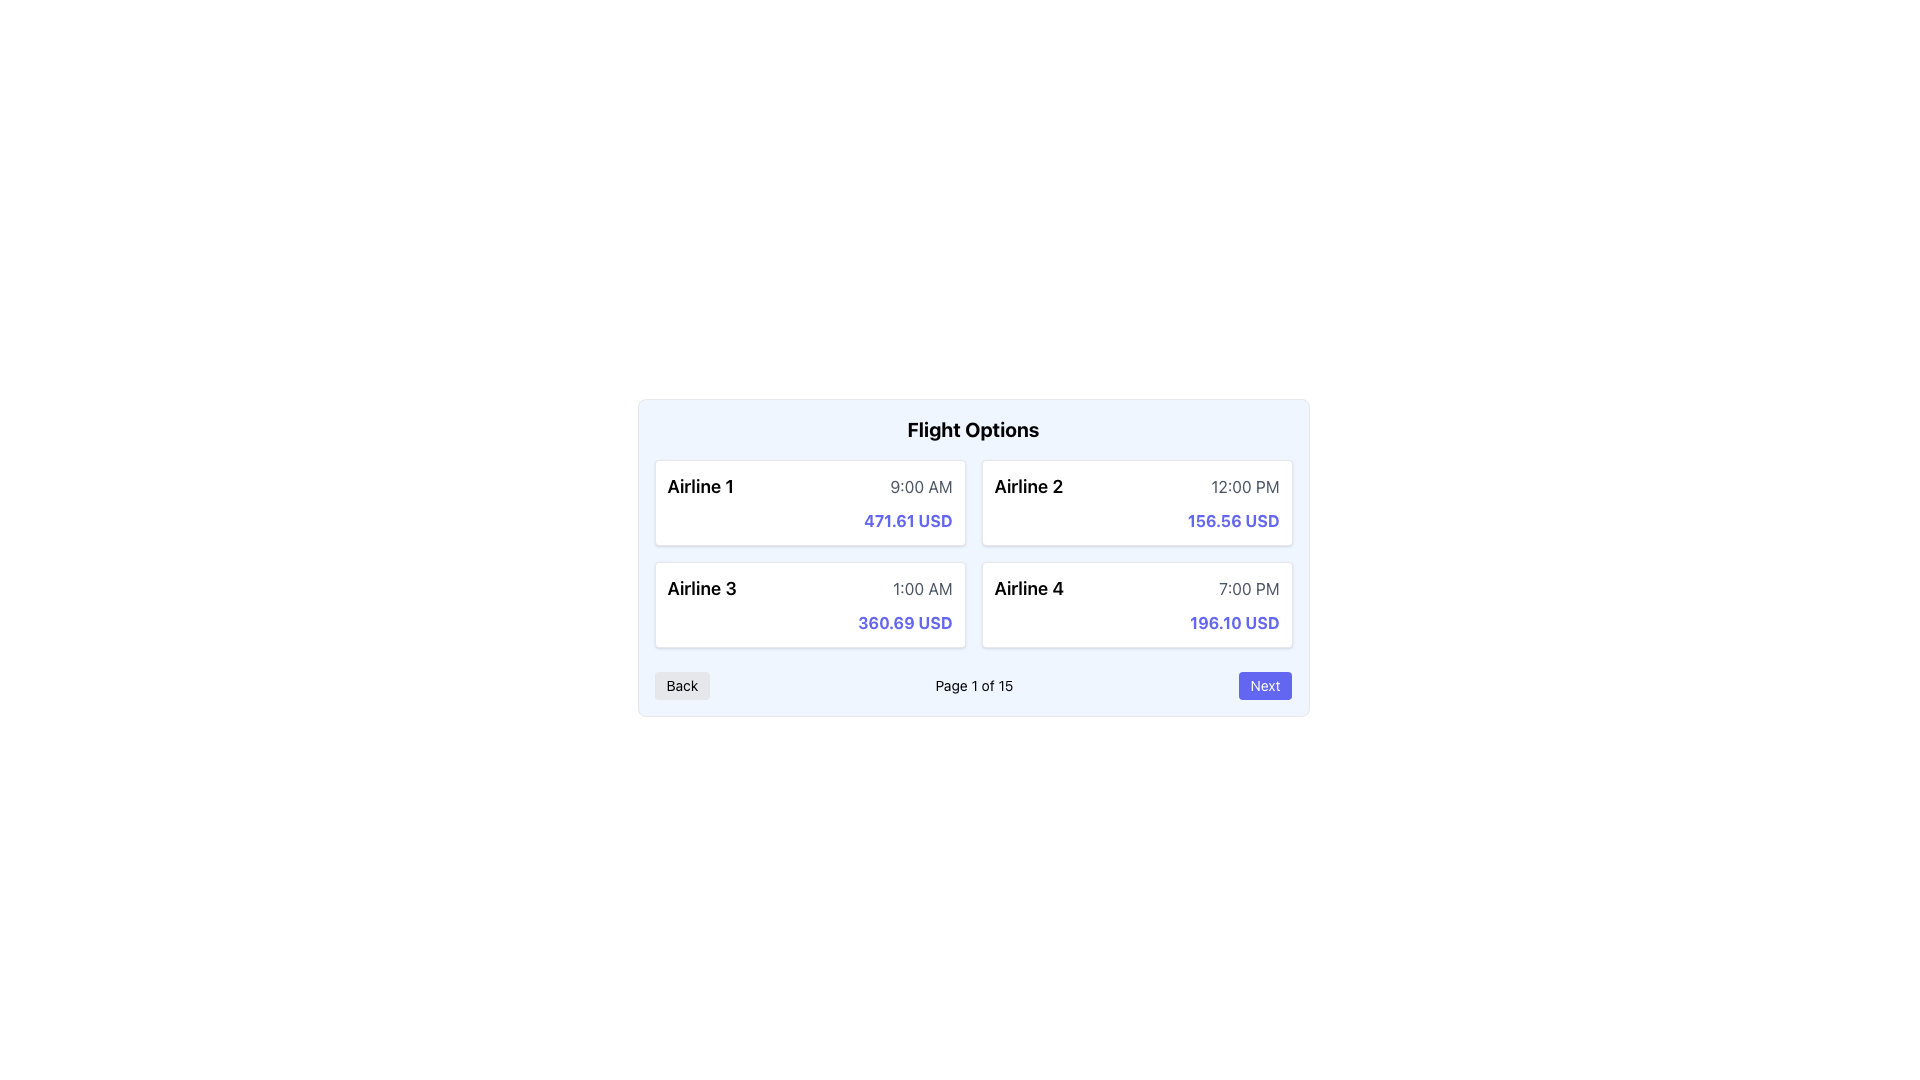 The width and height of the screenshot is (1920, 1080). I want to click on the time indicator text for 'Airline 3' located in the bottom-left quadrant of the grid layout, so click(921, 588).